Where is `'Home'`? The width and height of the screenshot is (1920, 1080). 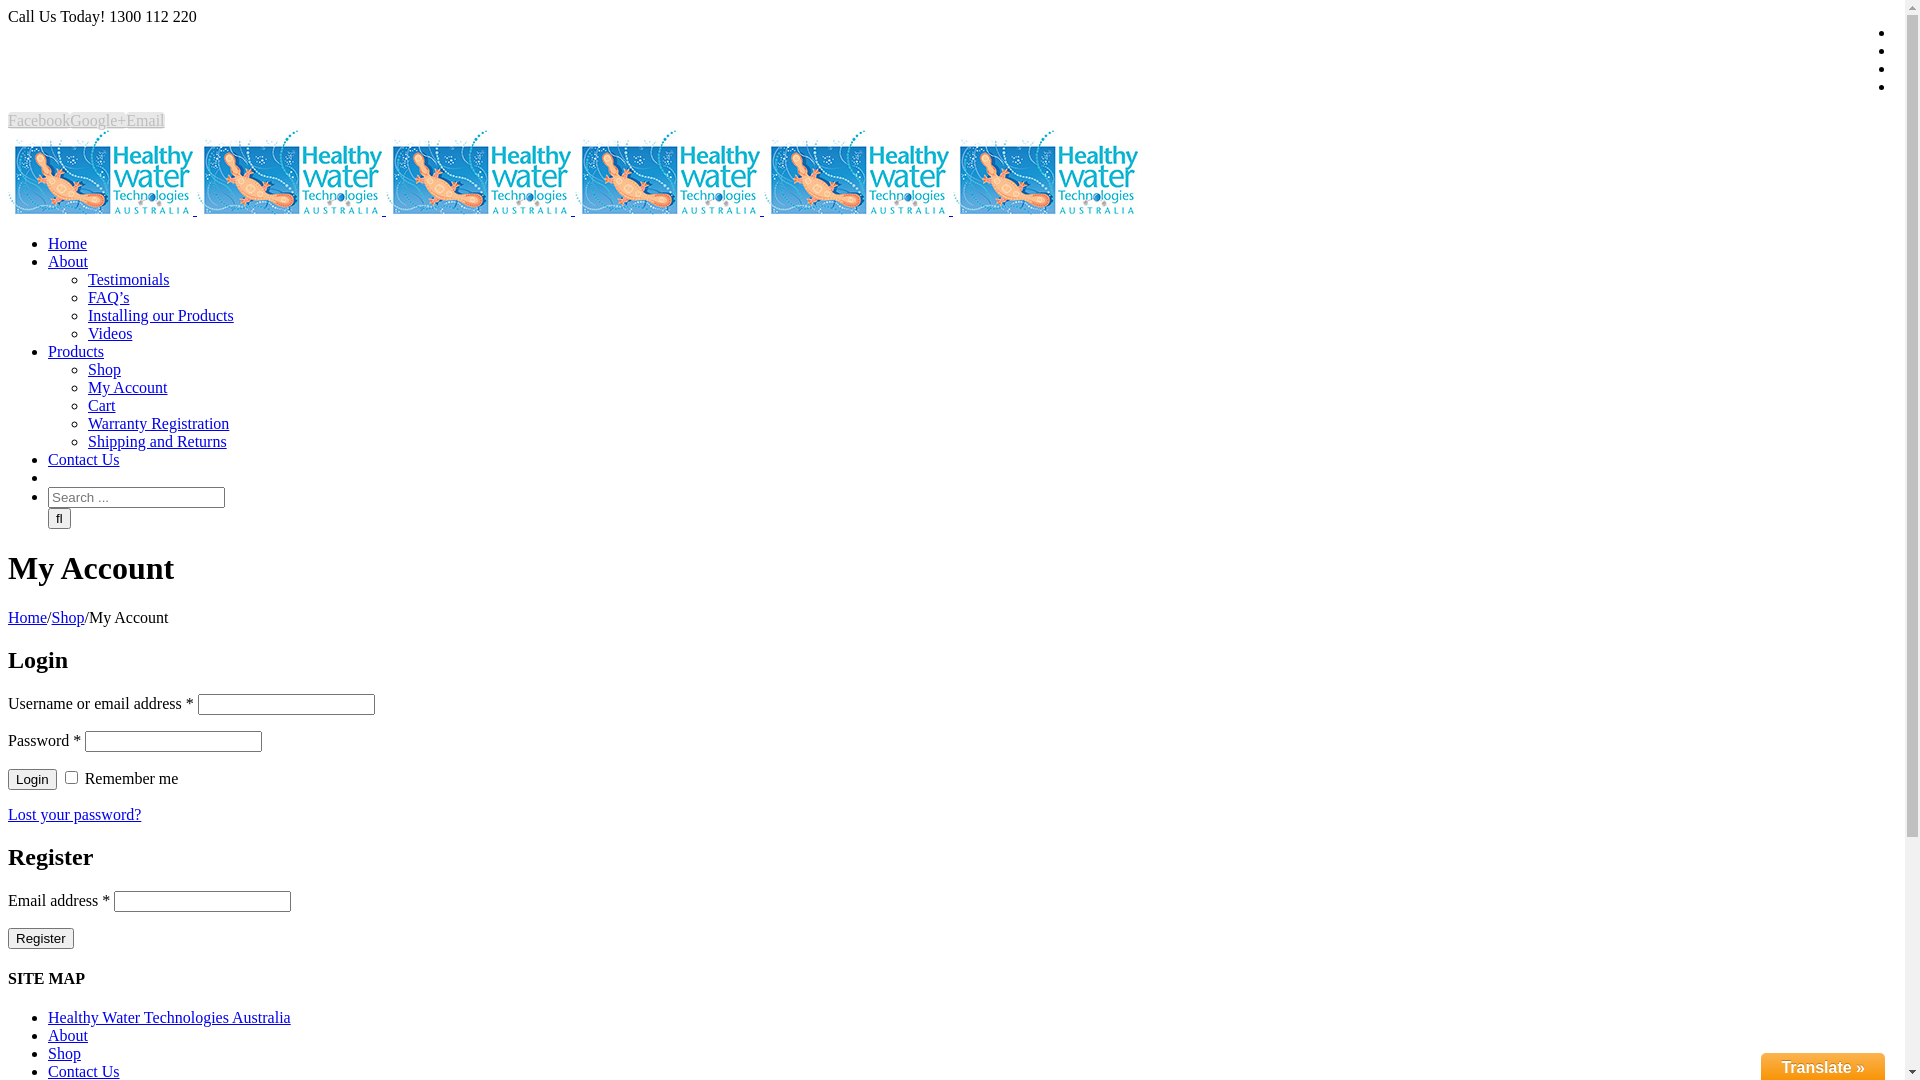
'Home' is located at coordinates (27, 616).